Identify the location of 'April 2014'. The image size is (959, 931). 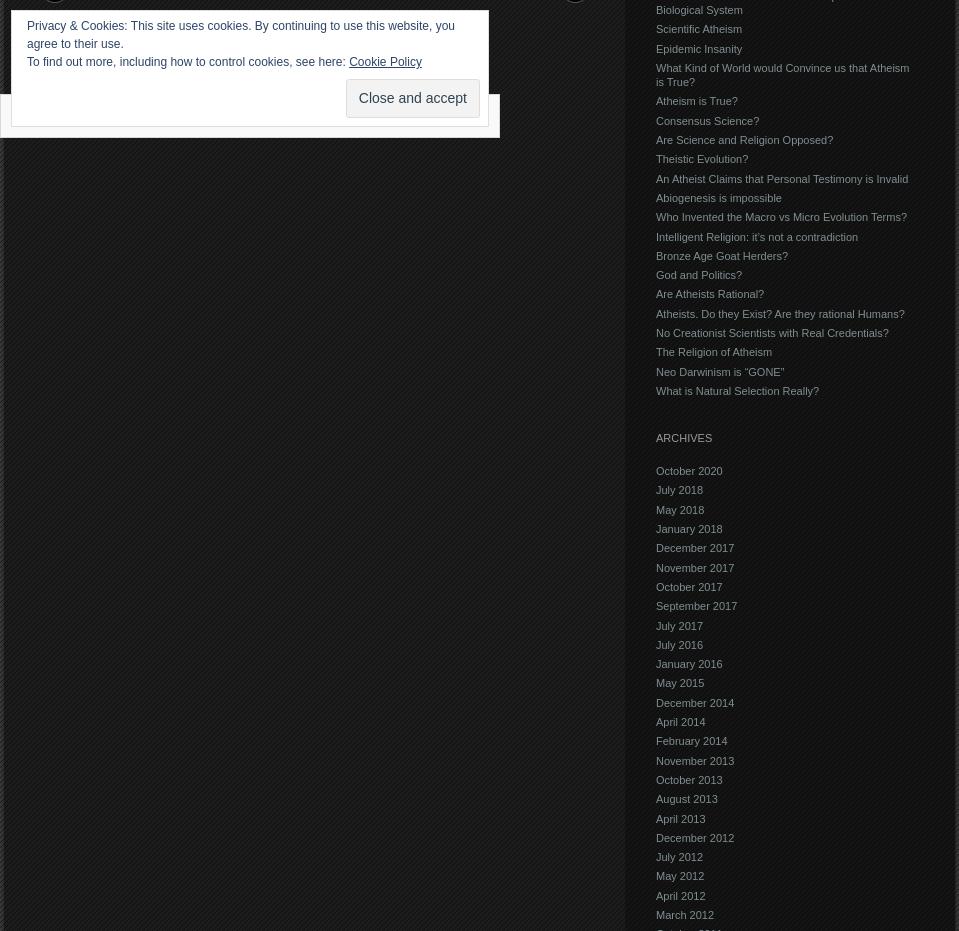
(680, 720).